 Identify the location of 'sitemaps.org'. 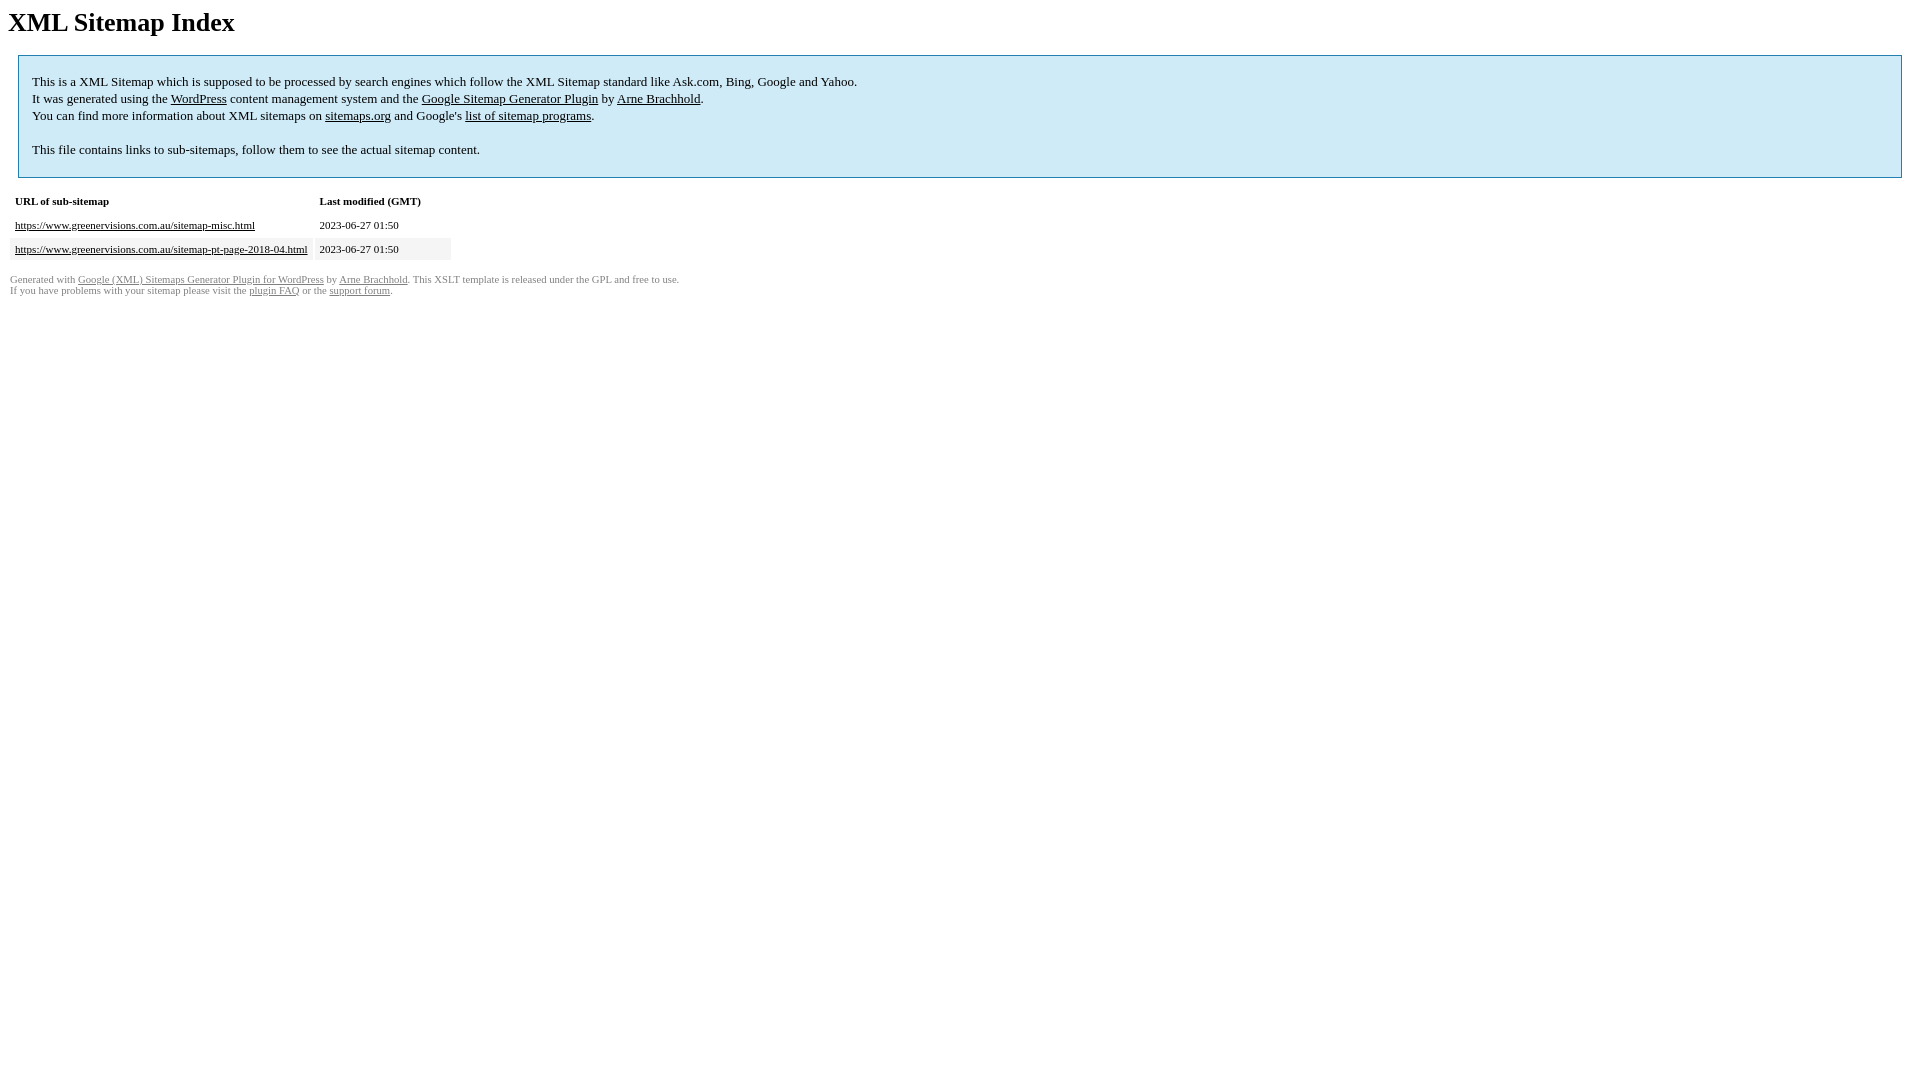
(358, 115).